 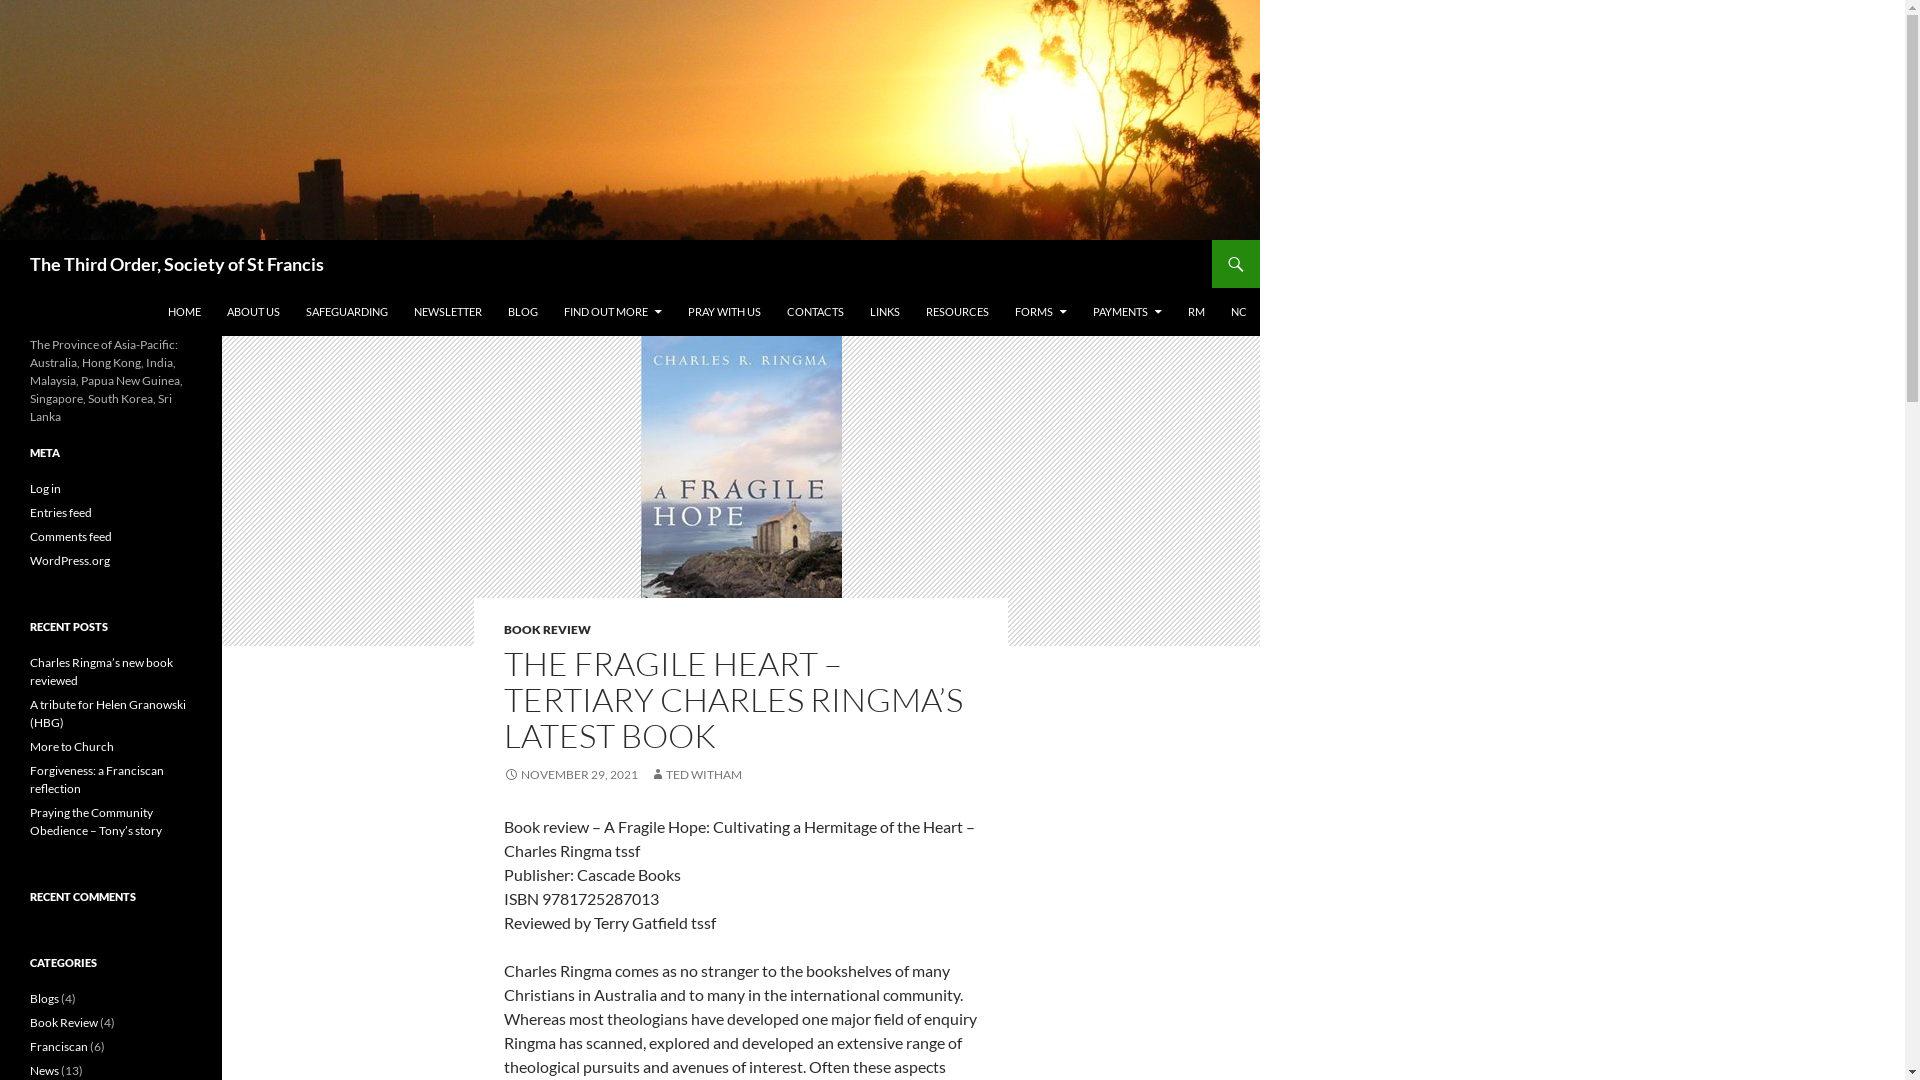 I want to click on 'WordPress.org', so click(x=29, y=560).